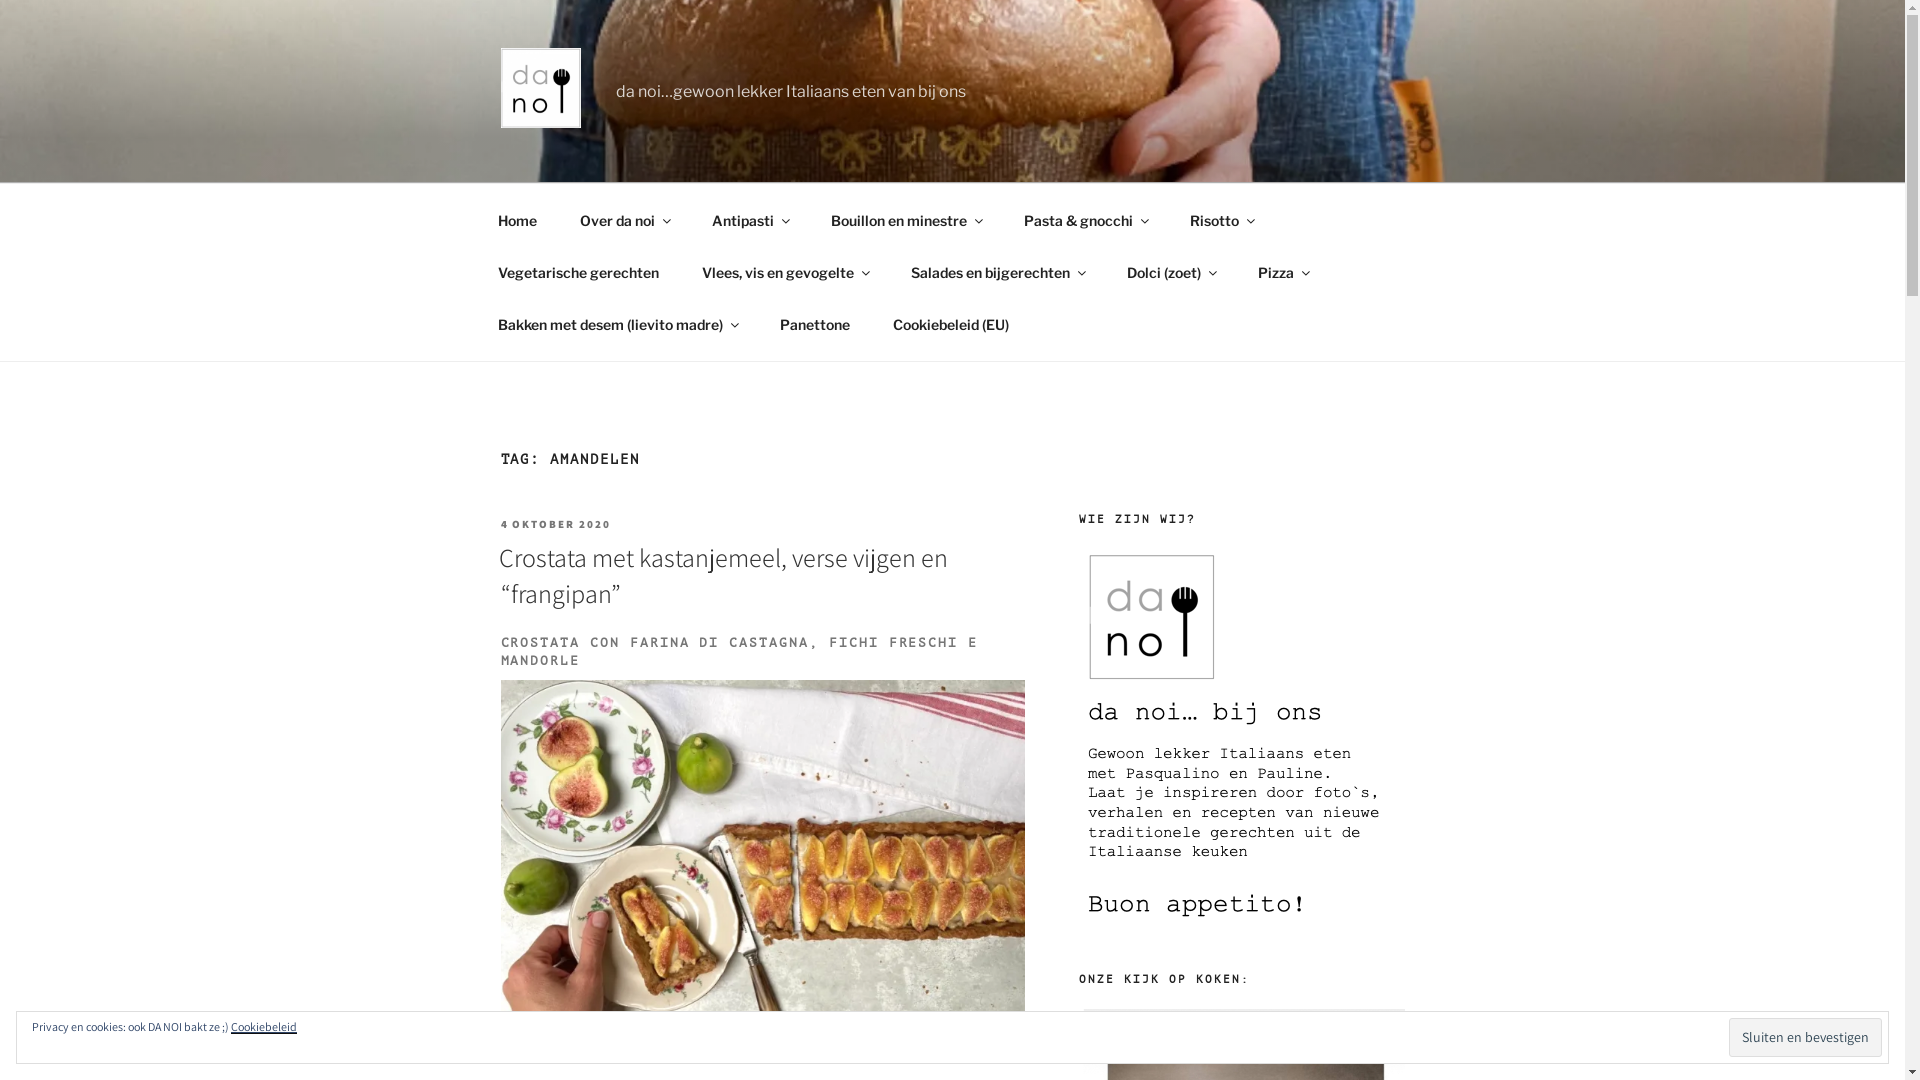 The image size is (1920, 1080). I want to click on 'Cookiebeleid (EU)', so click(875, 323).